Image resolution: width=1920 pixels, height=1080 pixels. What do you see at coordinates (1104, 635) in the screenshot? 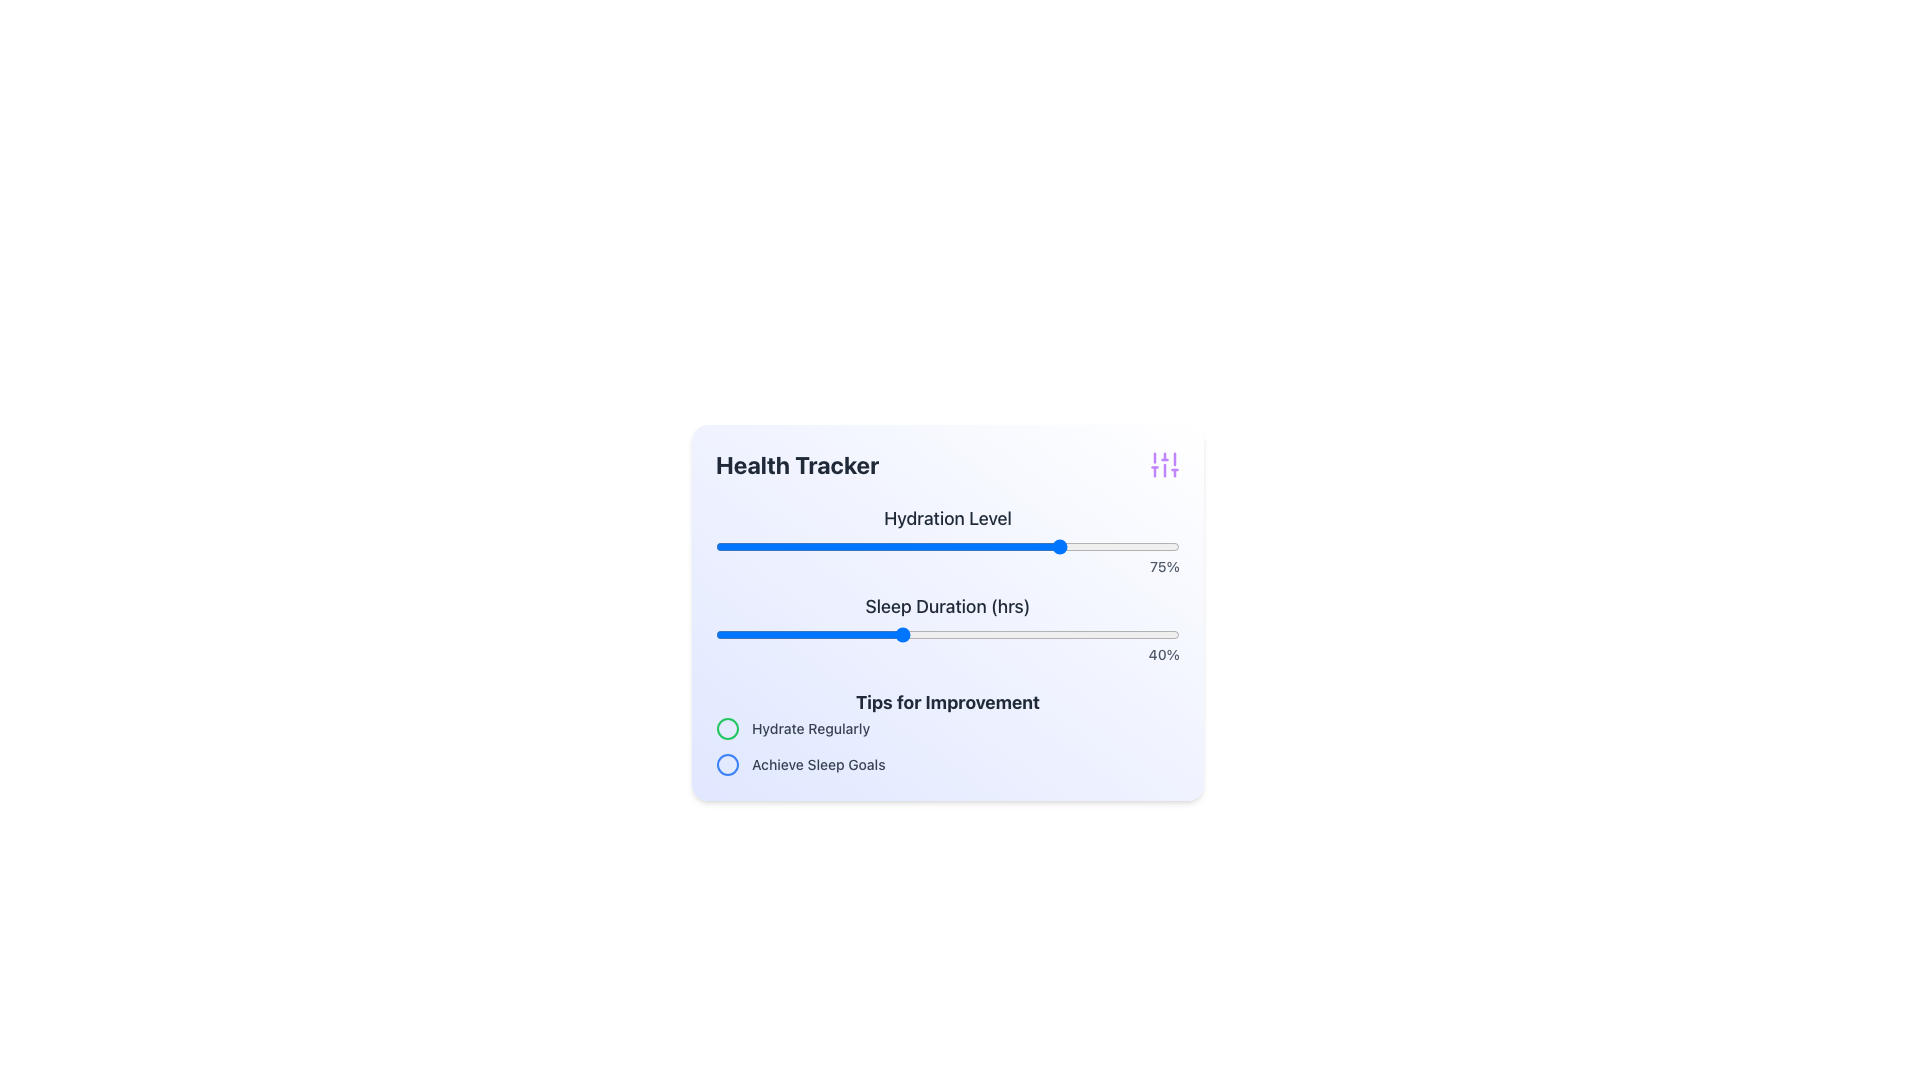
I see `the sleep duration` at bounding box center [1104, 635].